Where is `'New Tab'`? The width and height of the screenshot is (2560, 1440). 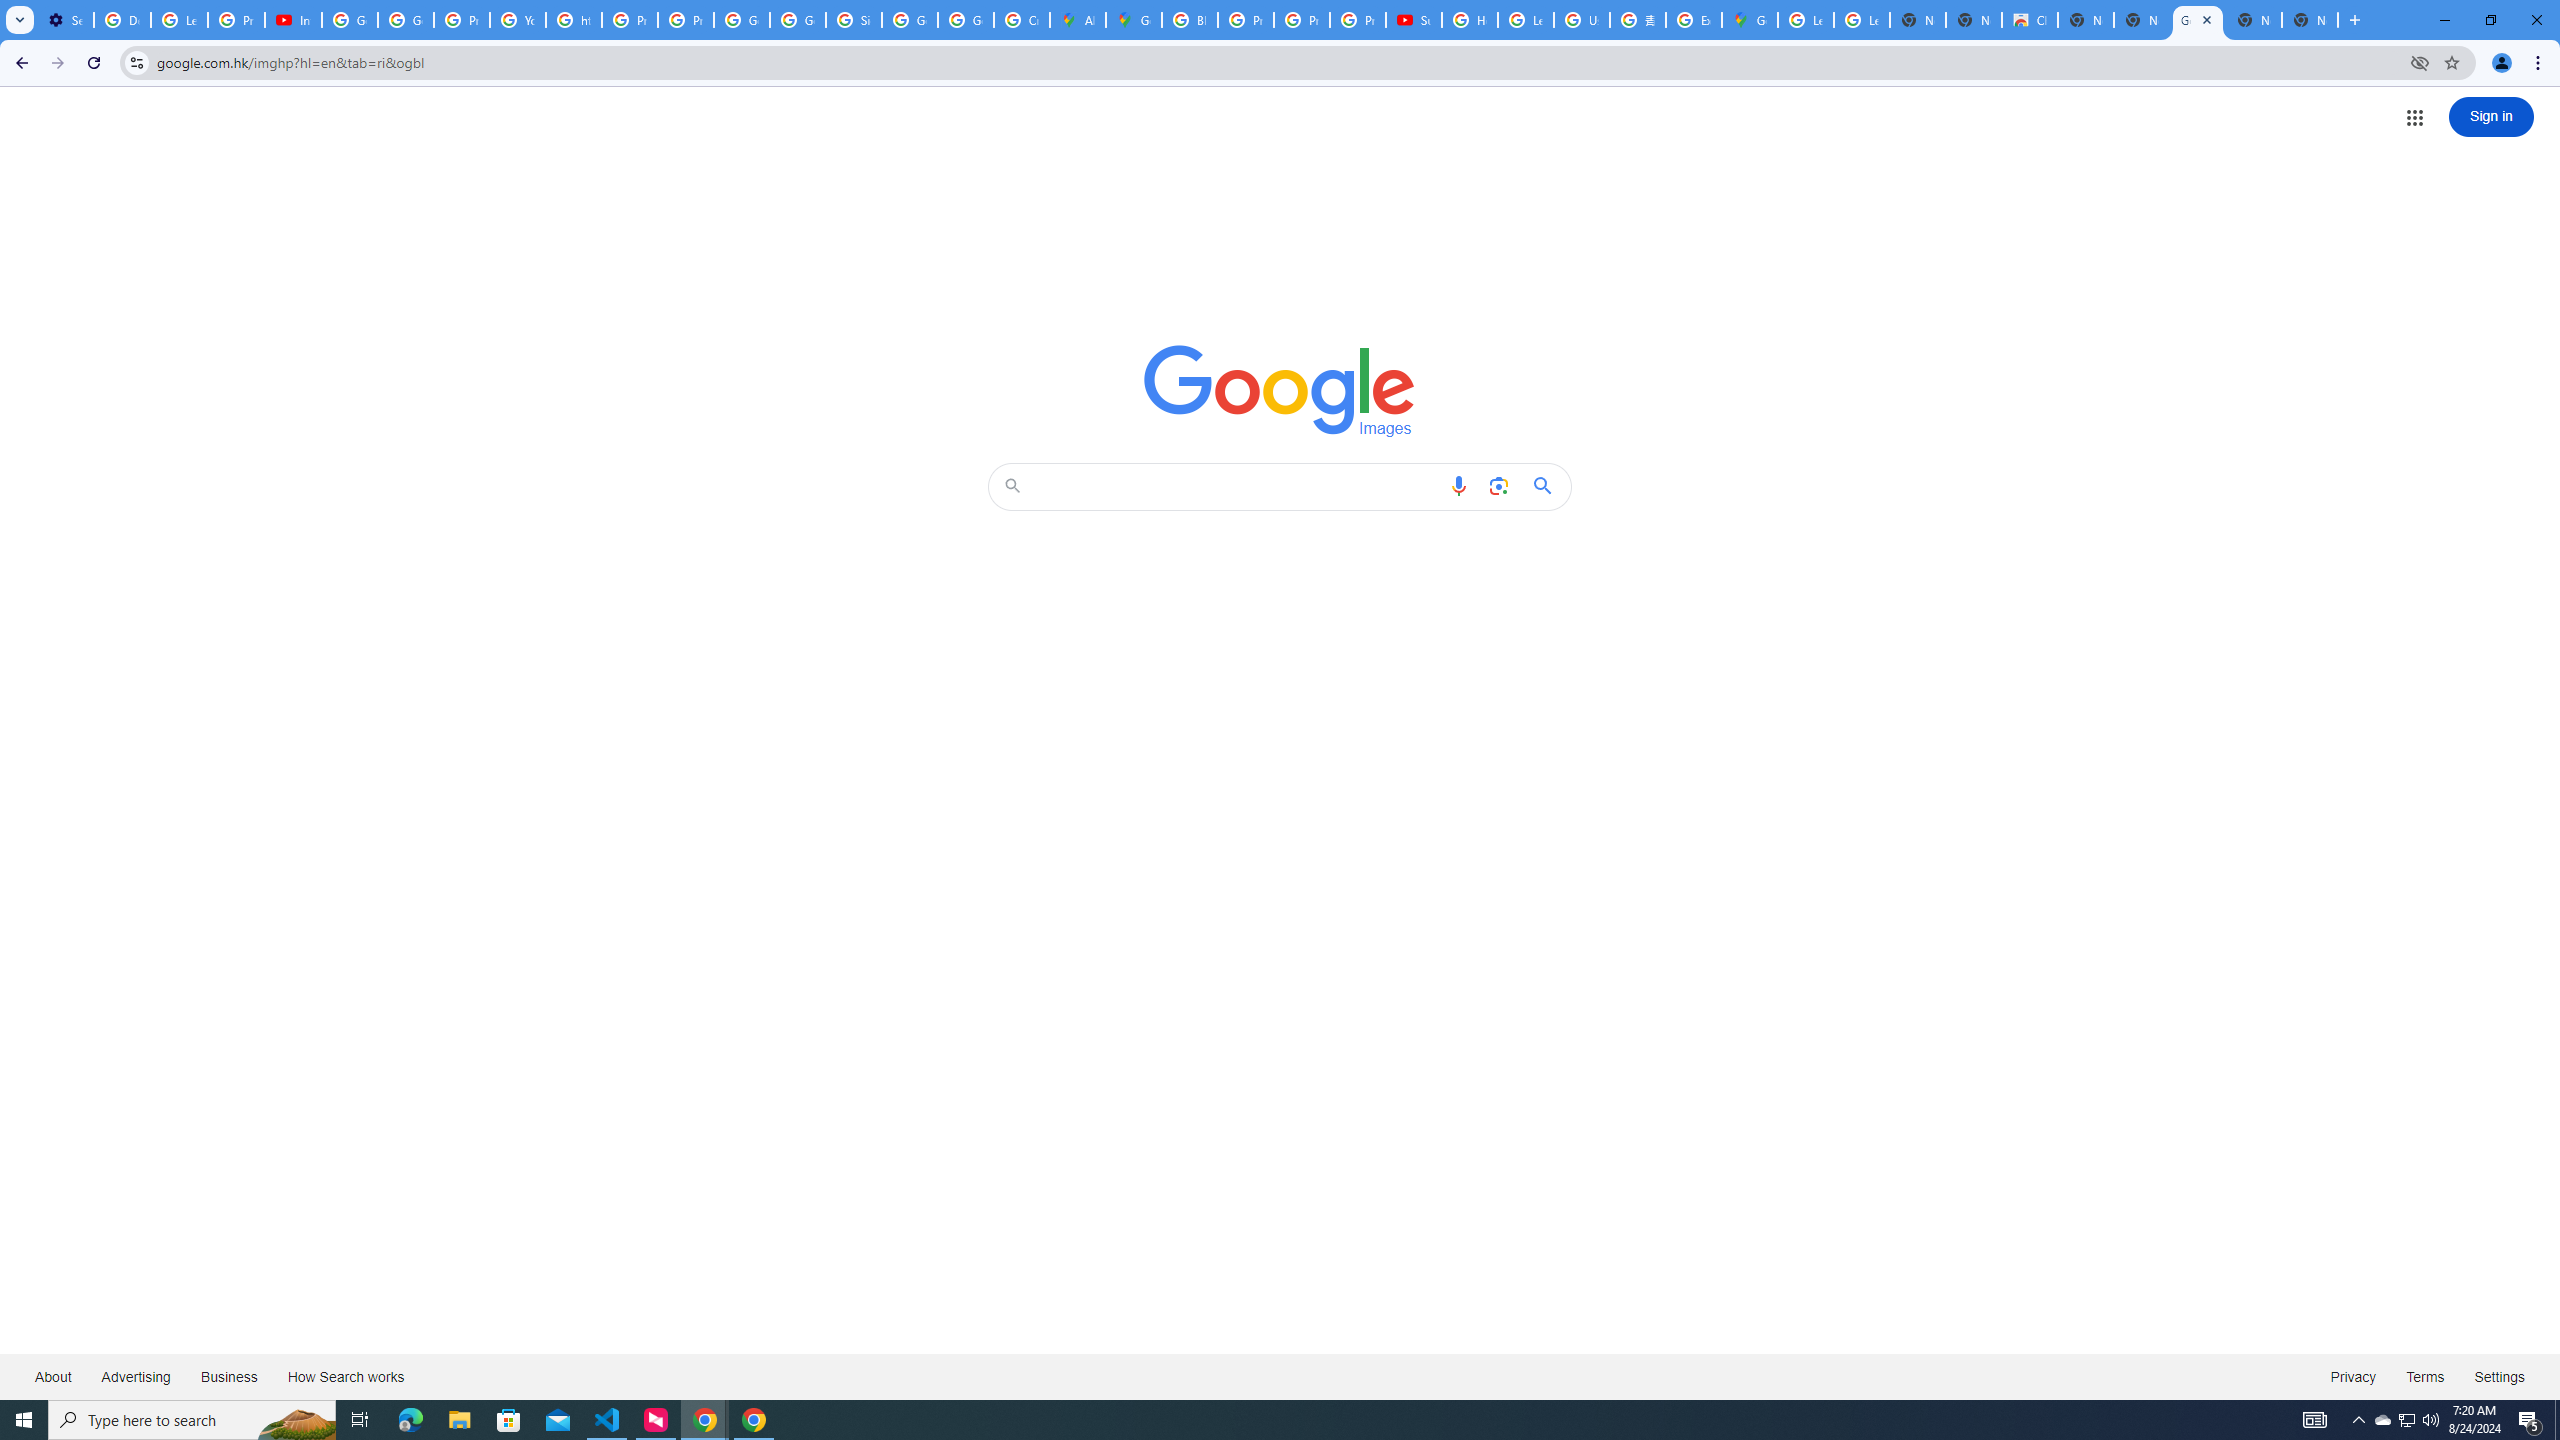 'New Tab' is located at coordinates (2310, 19).